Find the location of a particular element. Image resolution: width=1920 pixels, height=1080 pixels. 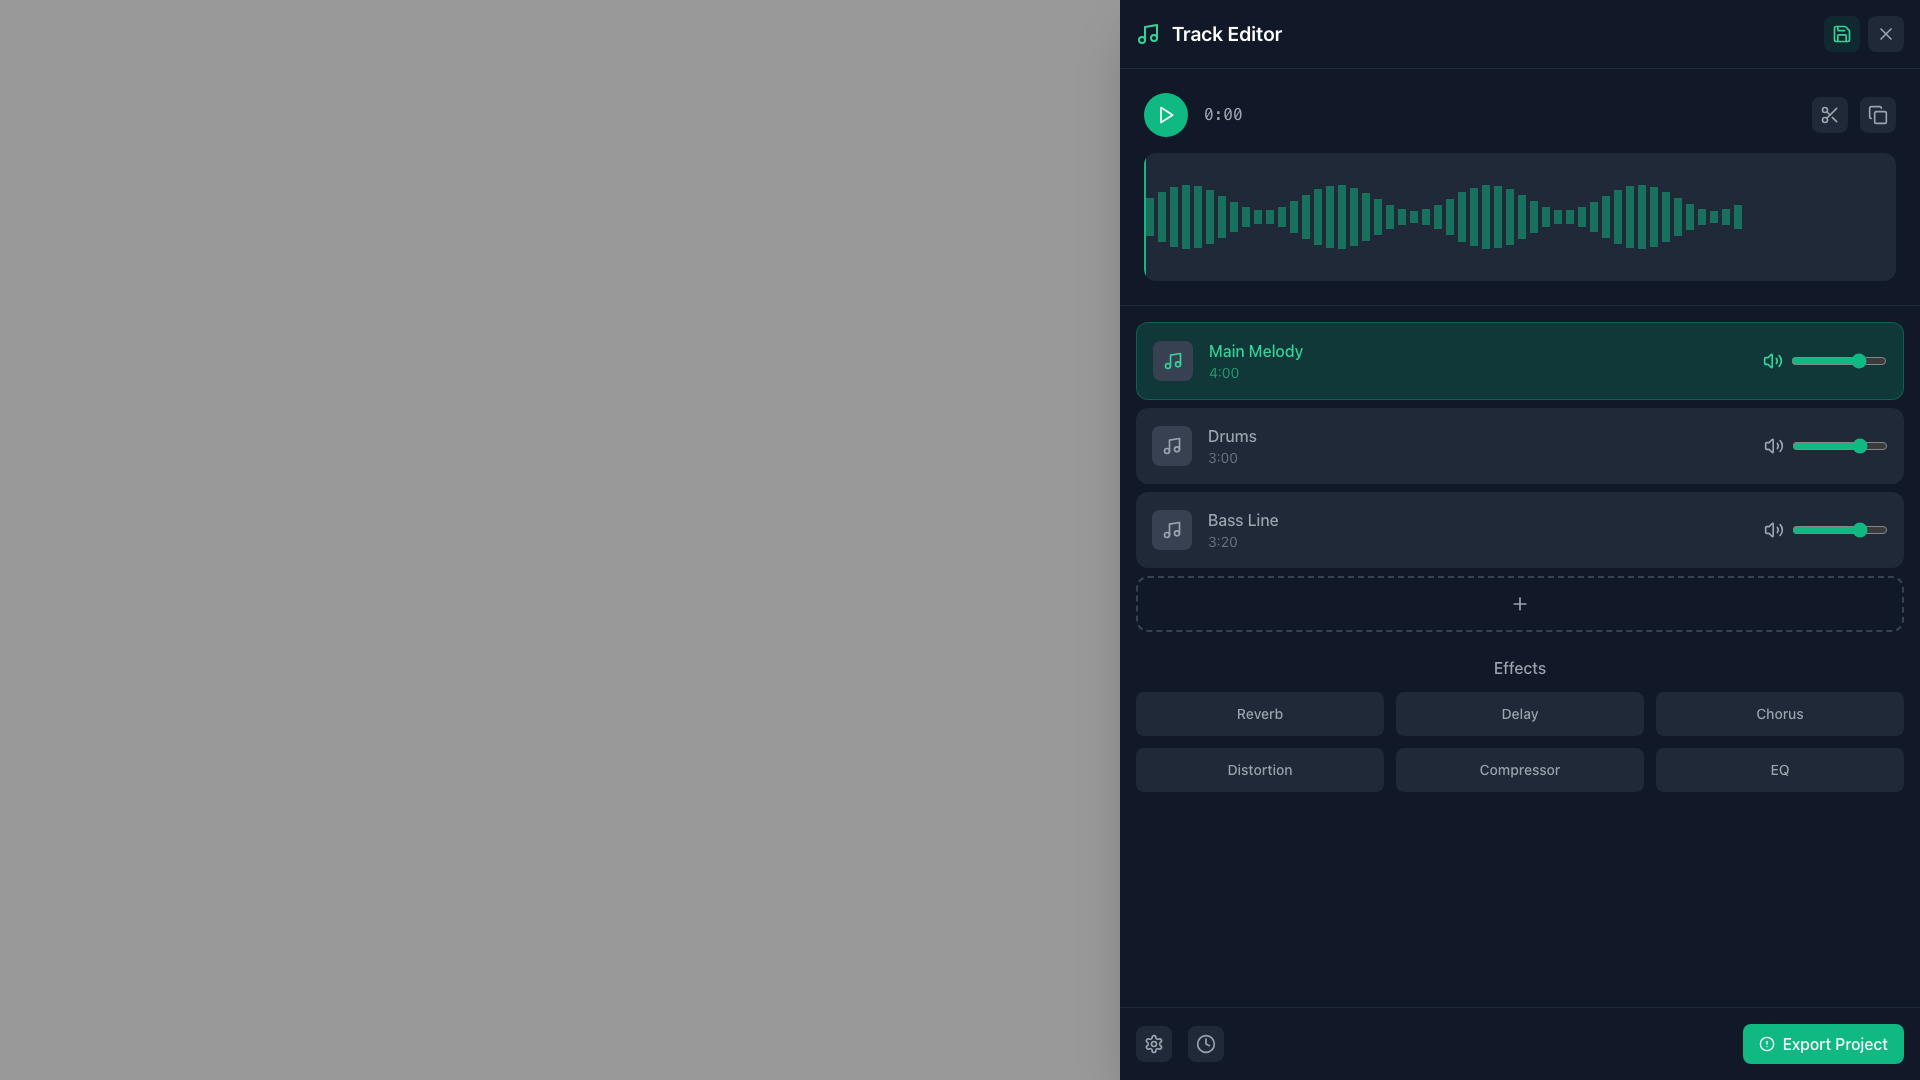

the semi-transparent emerald green vertical rectangle in the waveform display, which is part of a sequence of bars representing waveform visualization is located at coordinates (1221, 216).